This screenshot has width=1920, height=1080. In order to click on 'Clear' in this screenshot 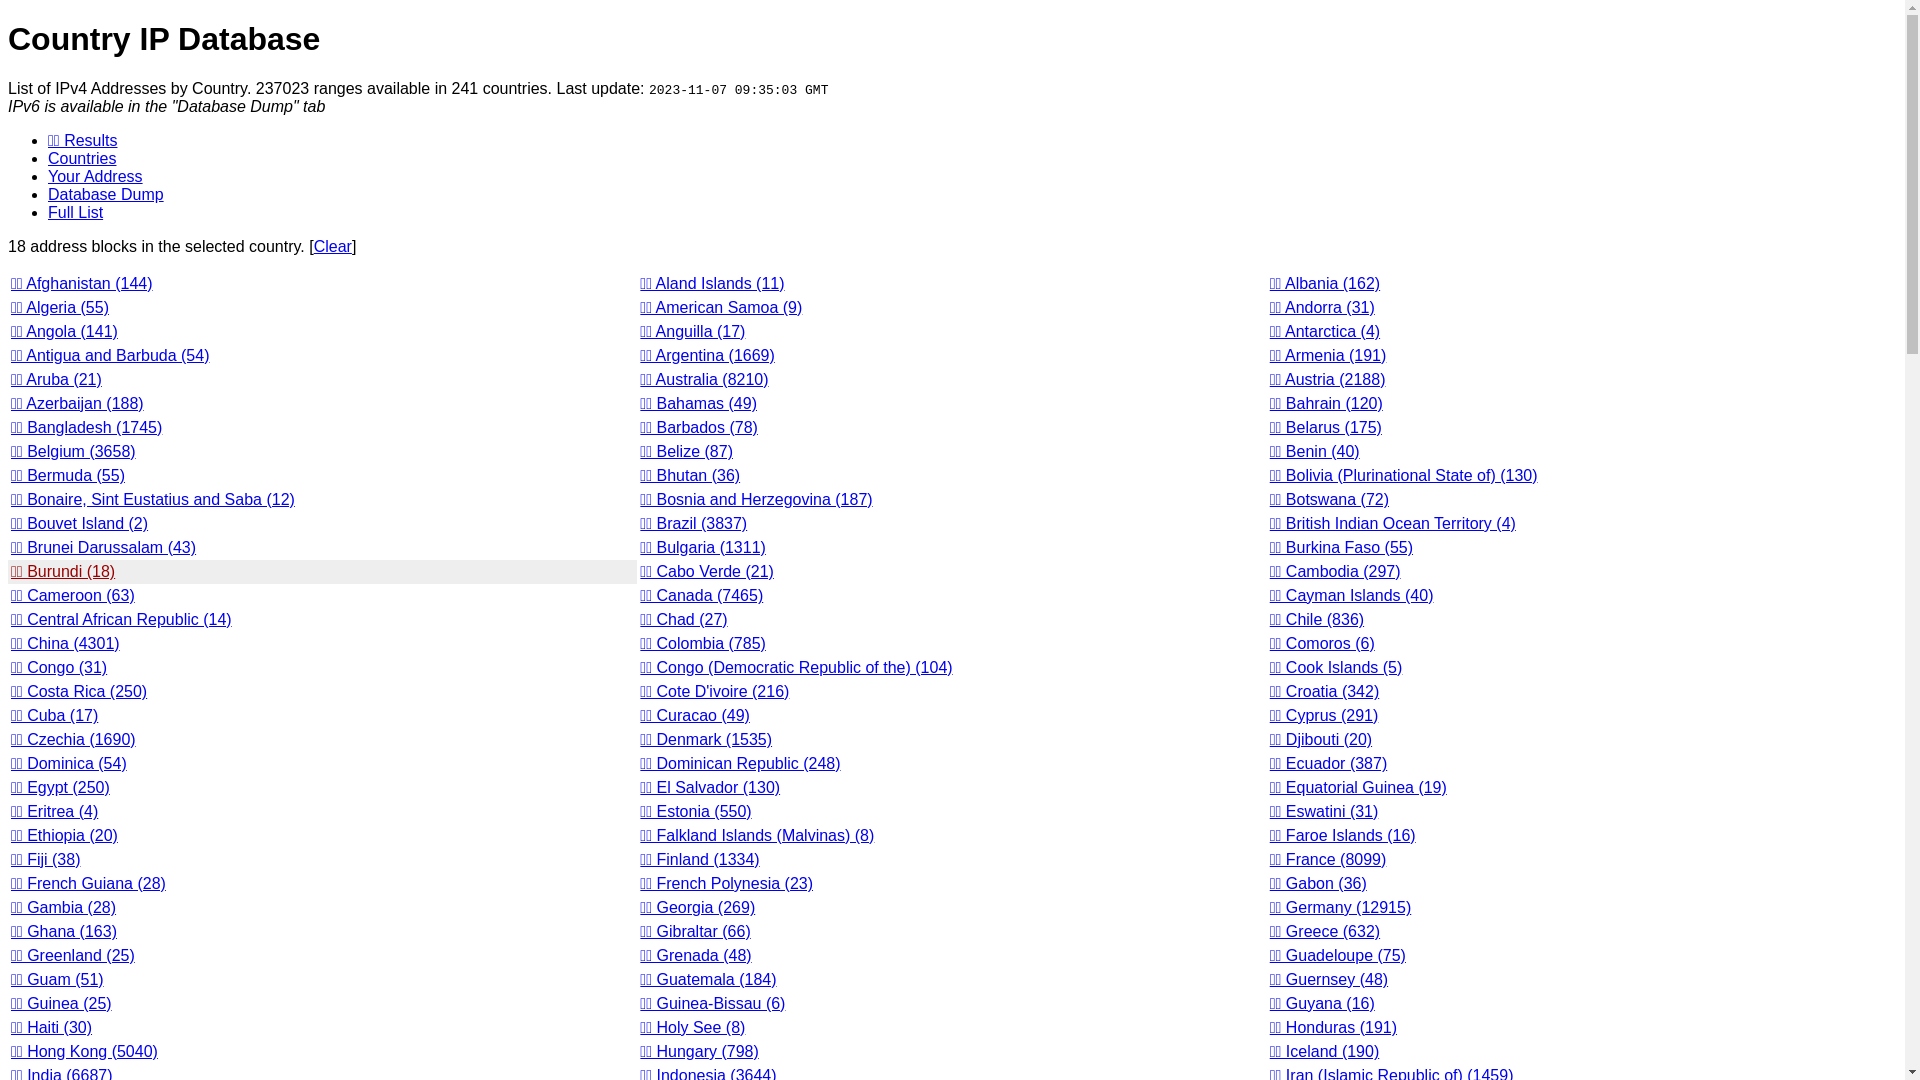, I will do `click(332, 245)`.